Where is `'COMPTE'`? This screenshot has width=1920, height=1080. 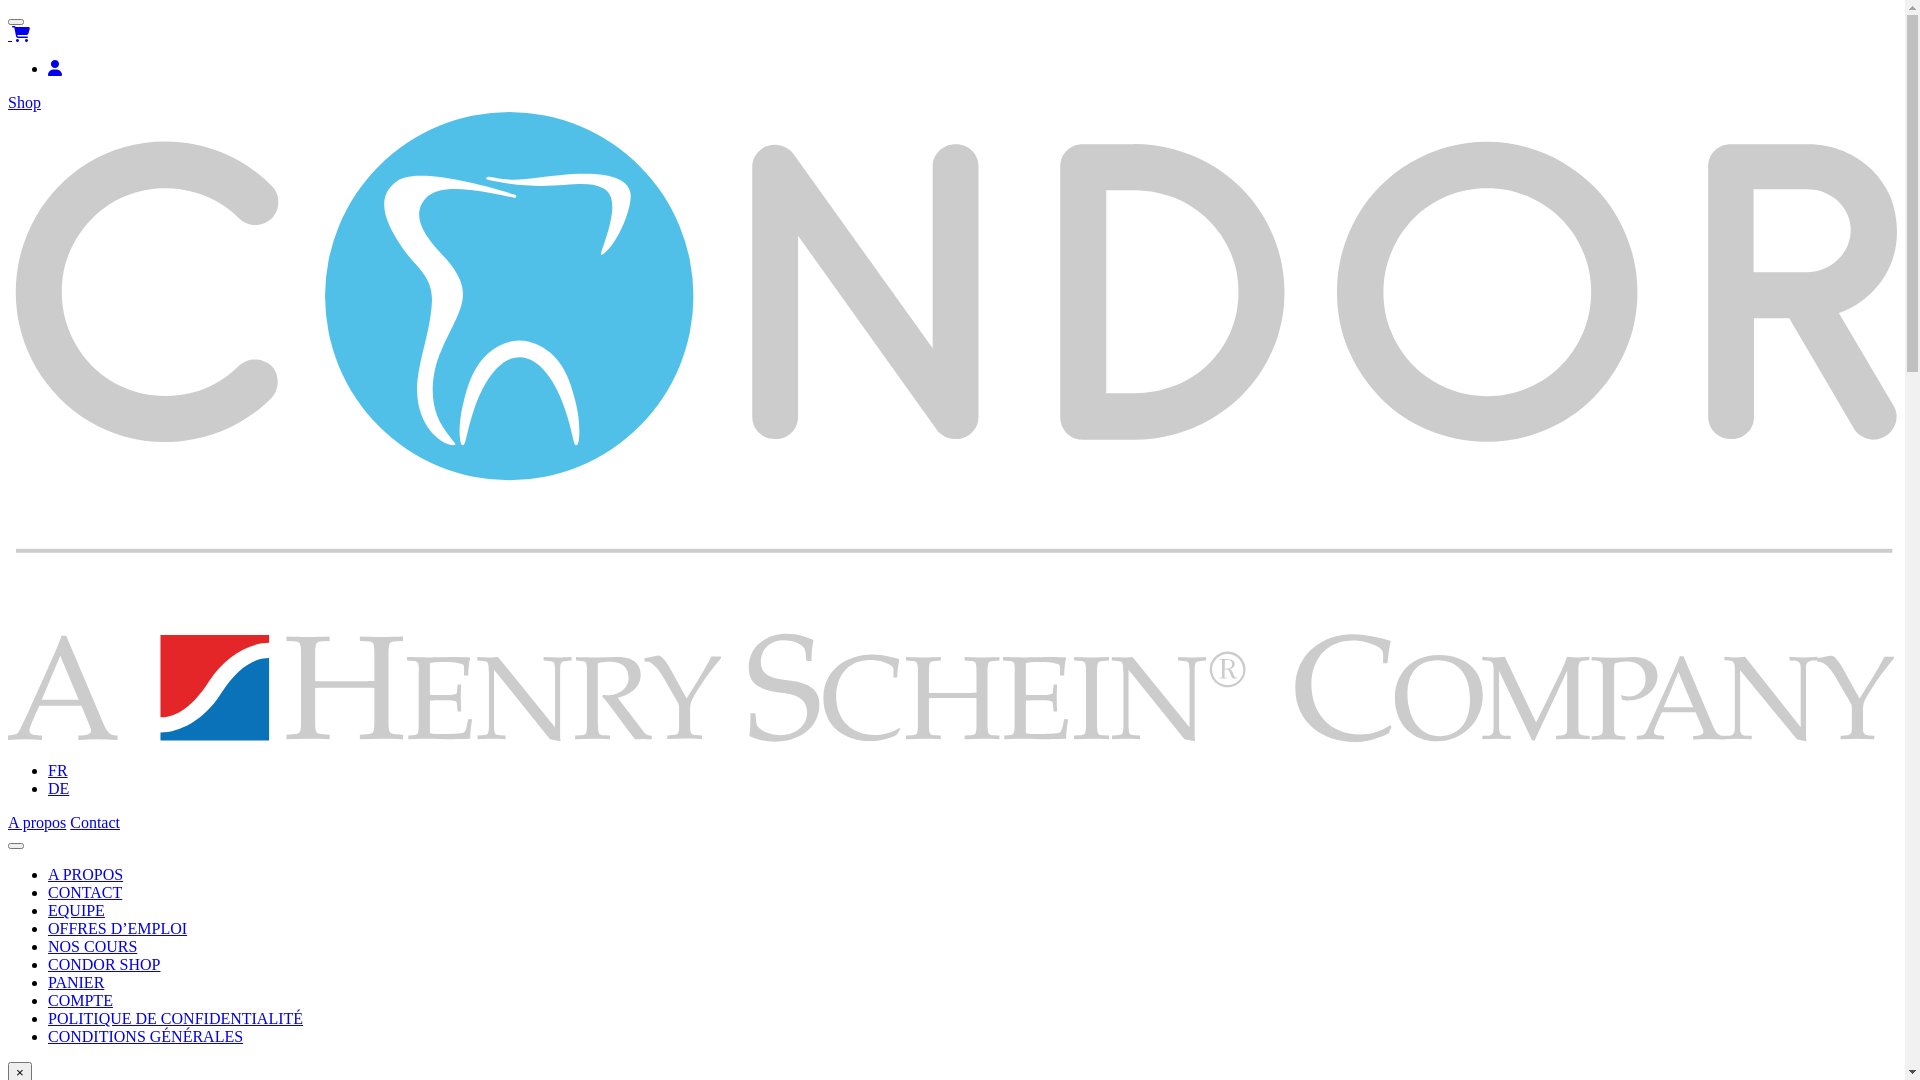
'COMPTE' is located at coordinates (80, 1000).